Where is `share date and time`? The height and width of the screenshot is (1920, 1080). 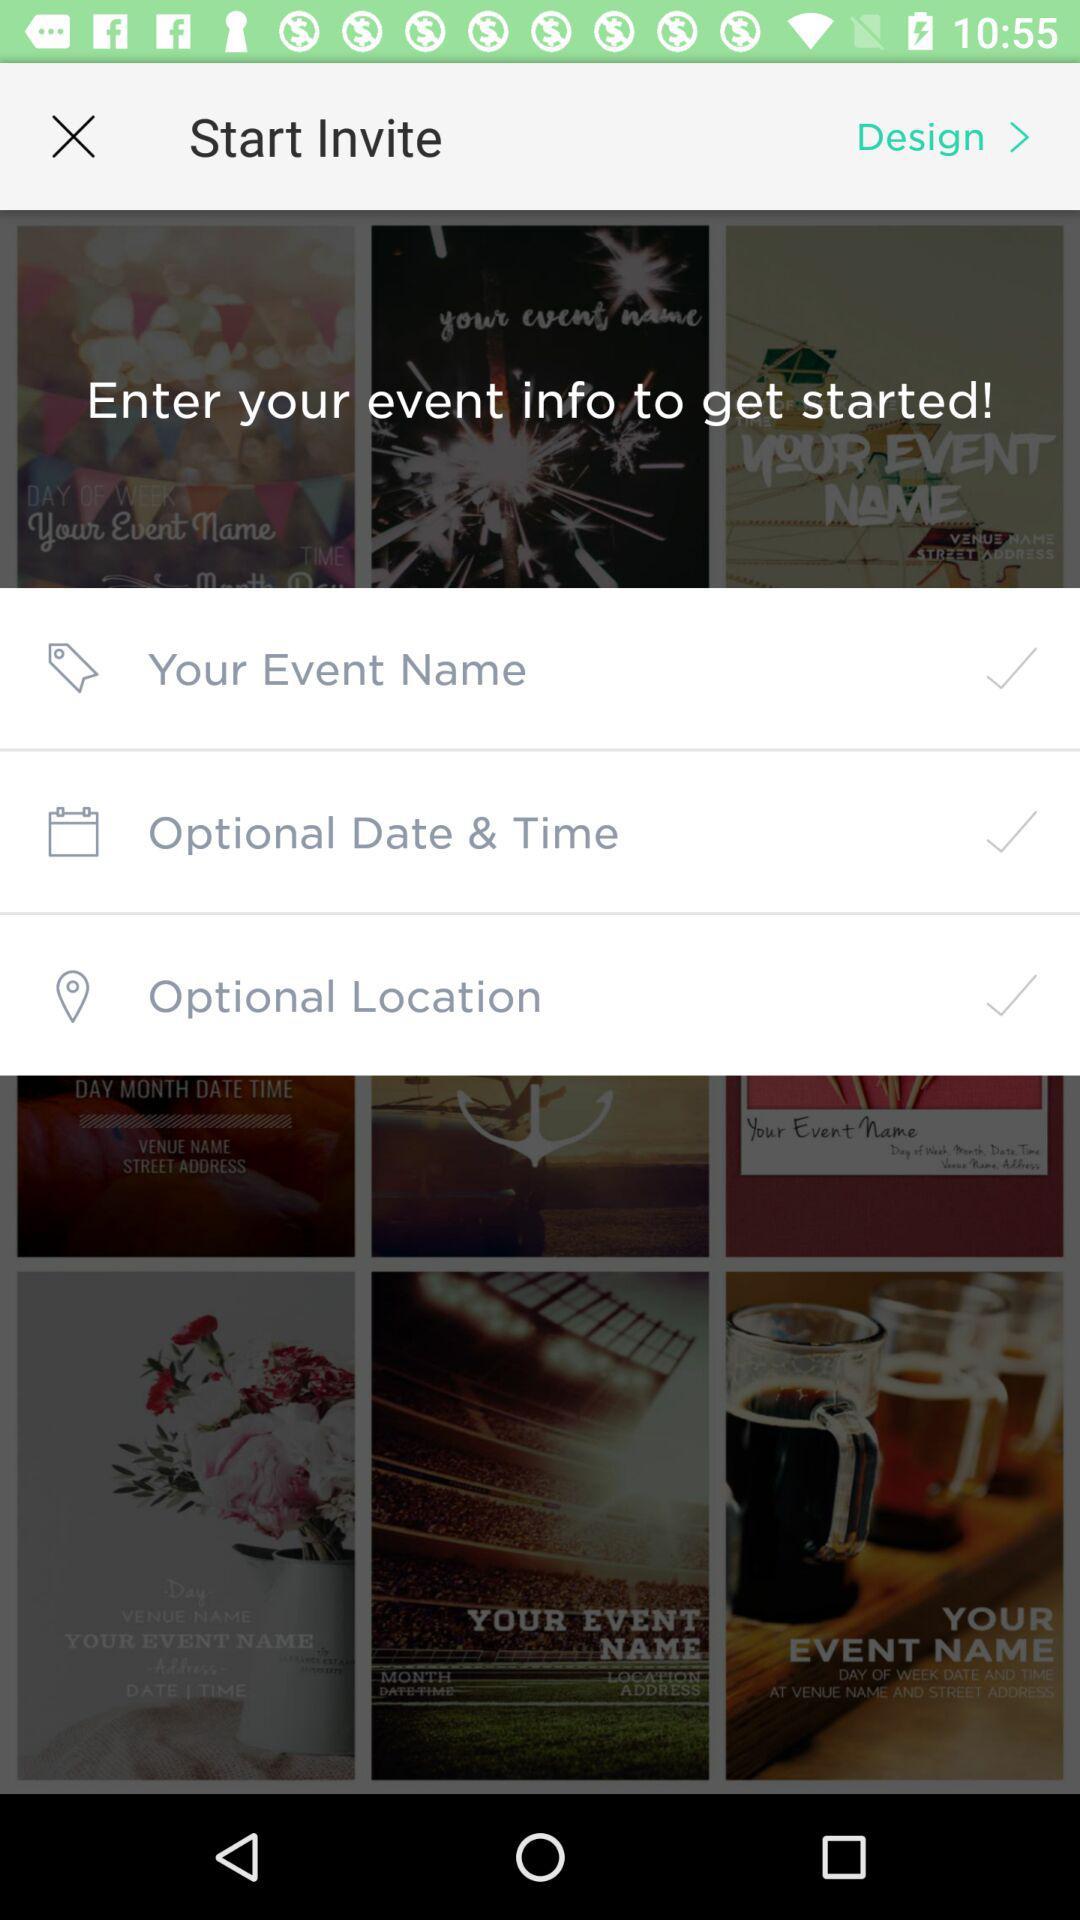 share date and time is located at coordinates (540, 831).